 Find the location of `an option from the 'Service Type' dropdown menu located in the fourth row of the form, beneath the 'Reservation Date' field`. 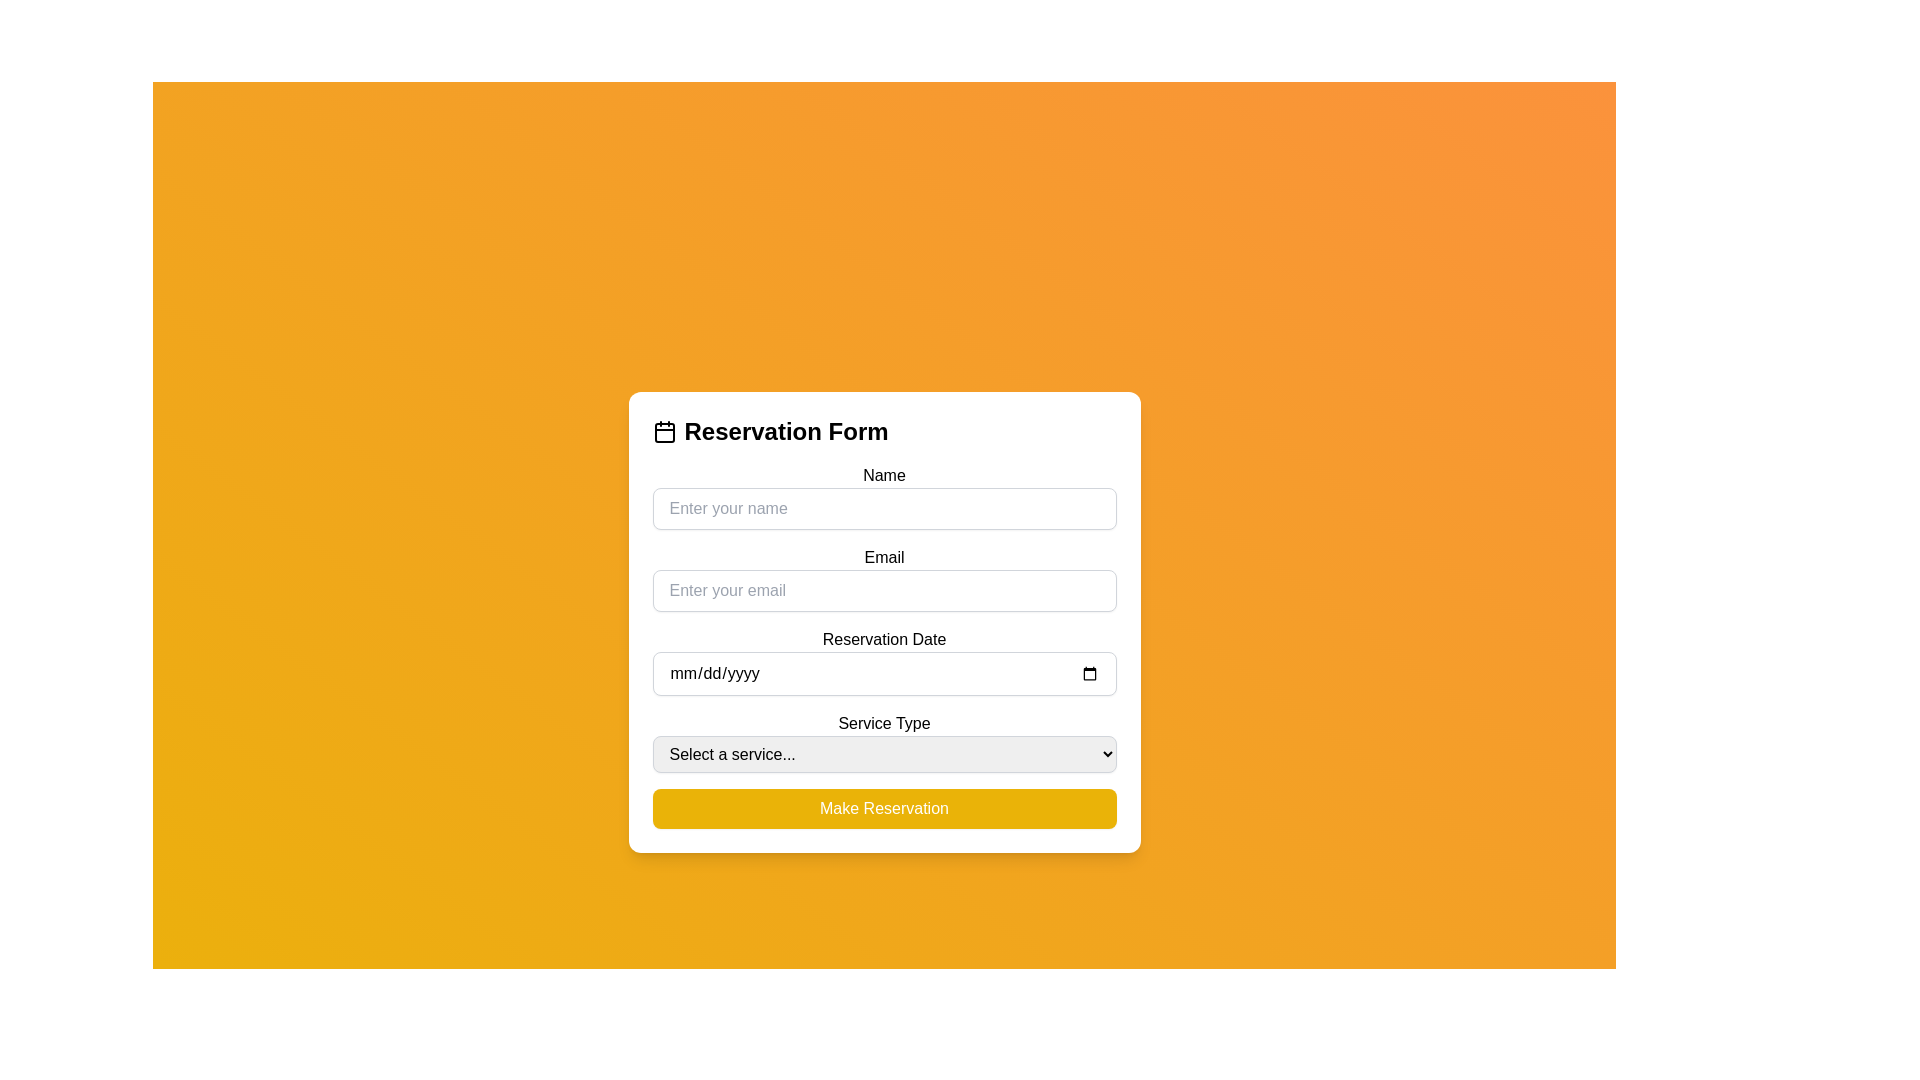

an option from the 'Service Type' dropdown menu located in the fourth row of the form, beneath the 'Reservation Date' field is located at coordinates (883, 741).